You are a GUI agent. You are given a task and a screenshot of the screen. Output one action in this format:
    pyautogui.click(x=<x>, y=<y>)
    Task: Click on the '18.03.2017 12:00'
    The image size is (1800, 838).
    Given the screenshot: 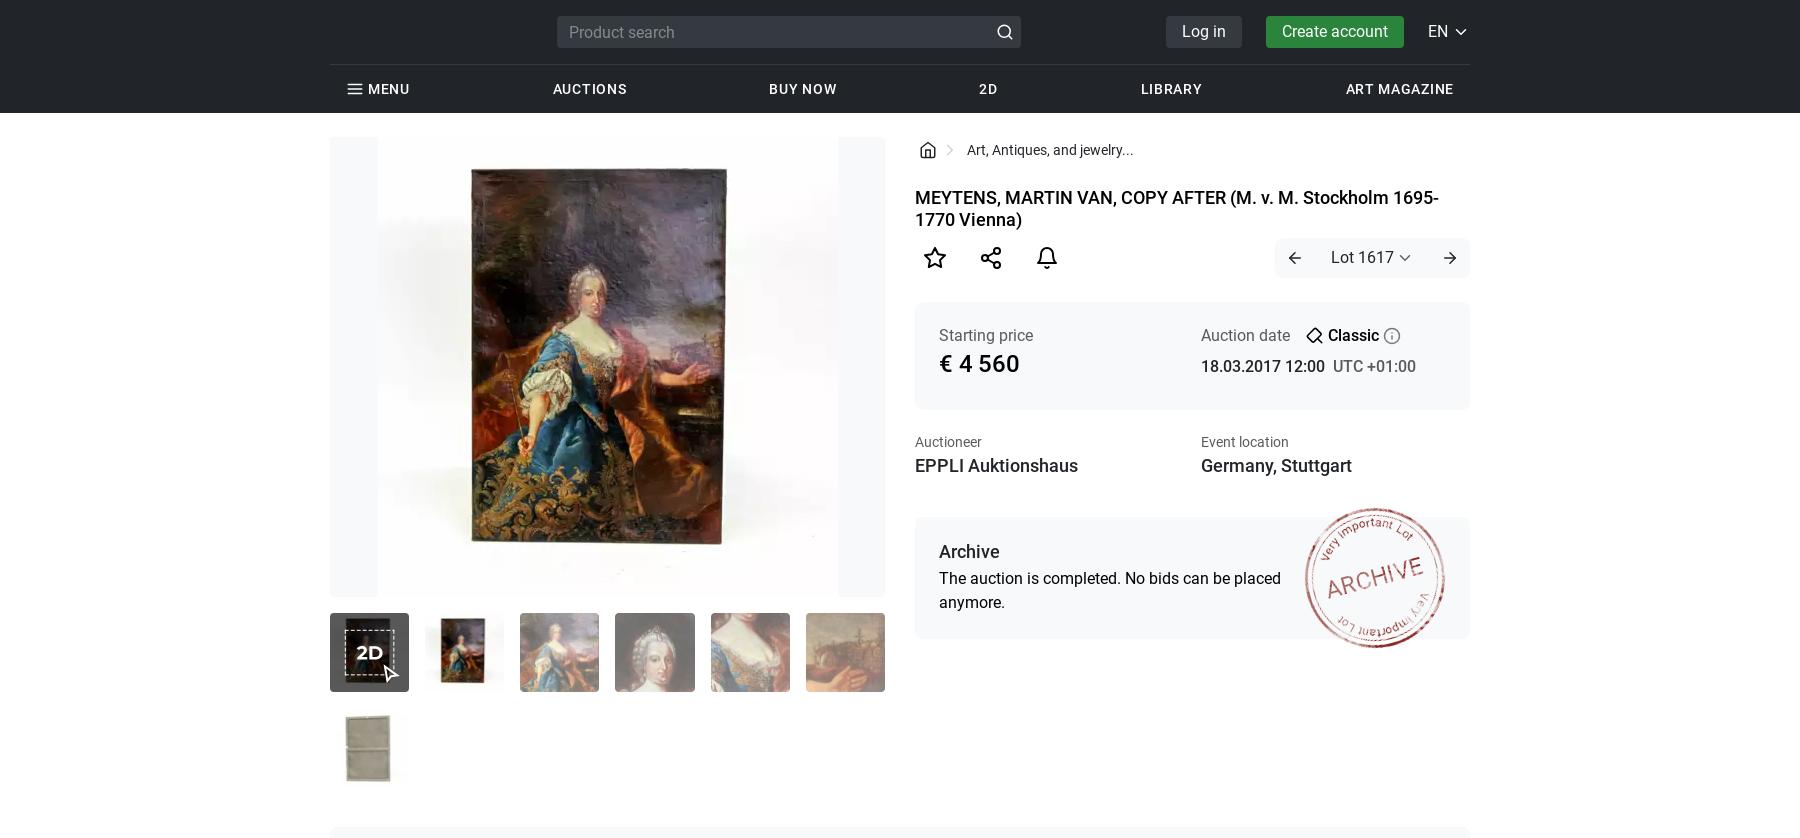 What is the action you would take?
    pyautogui.click(x=1261, y=365)
    